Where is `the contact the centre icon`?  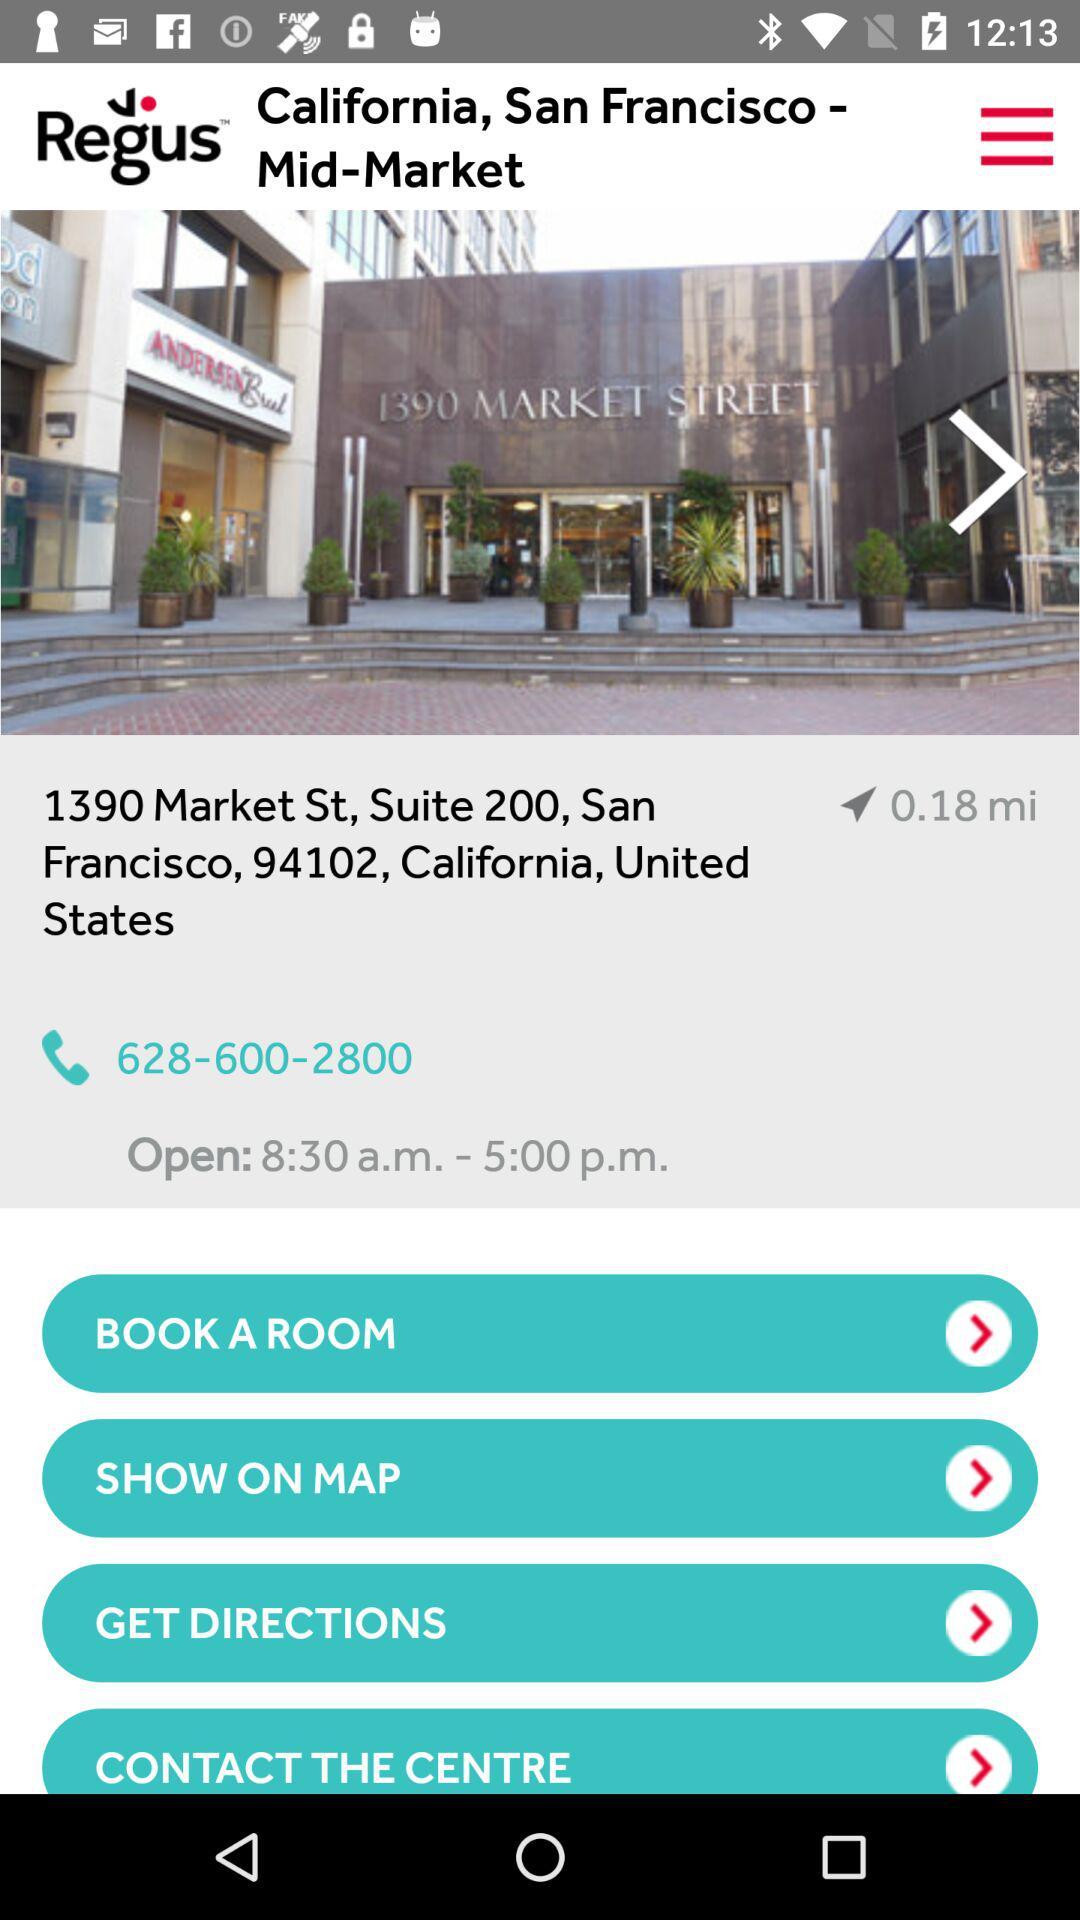 the contact the centre icon is located at coordinates (540, 1750).